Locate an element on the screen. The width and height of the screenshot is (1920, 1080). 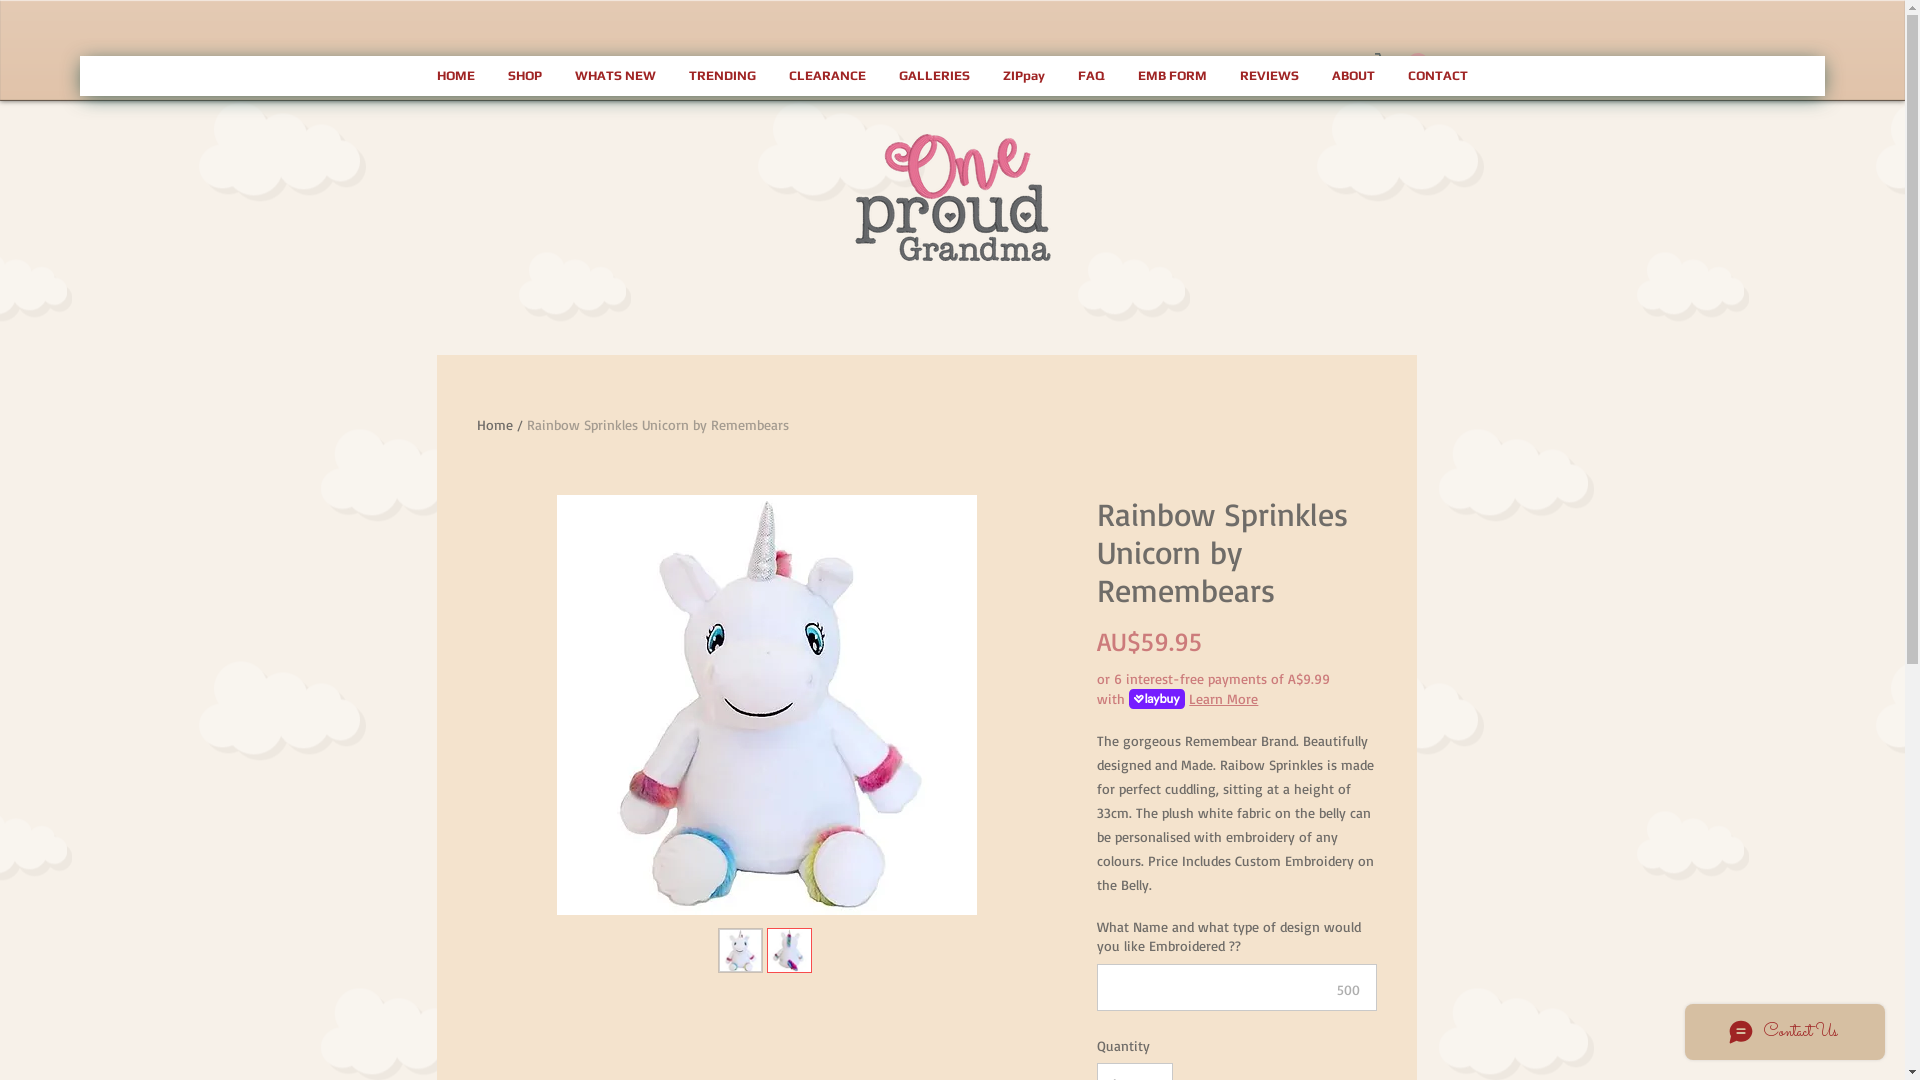
'ABOUT' is located at coordinates (1353, 75).